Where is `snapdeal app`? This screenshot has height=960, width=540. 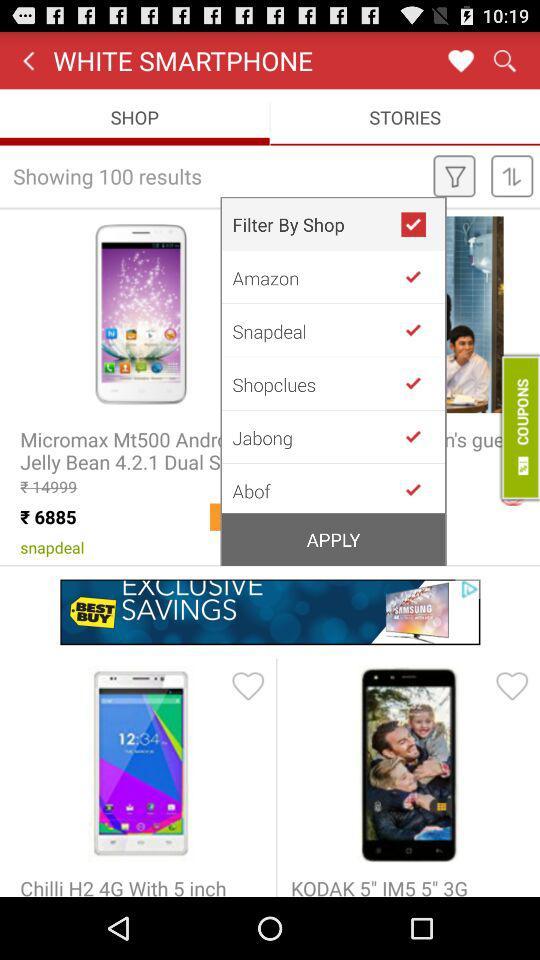
snapdeal app is located at coordinates (316, 330).